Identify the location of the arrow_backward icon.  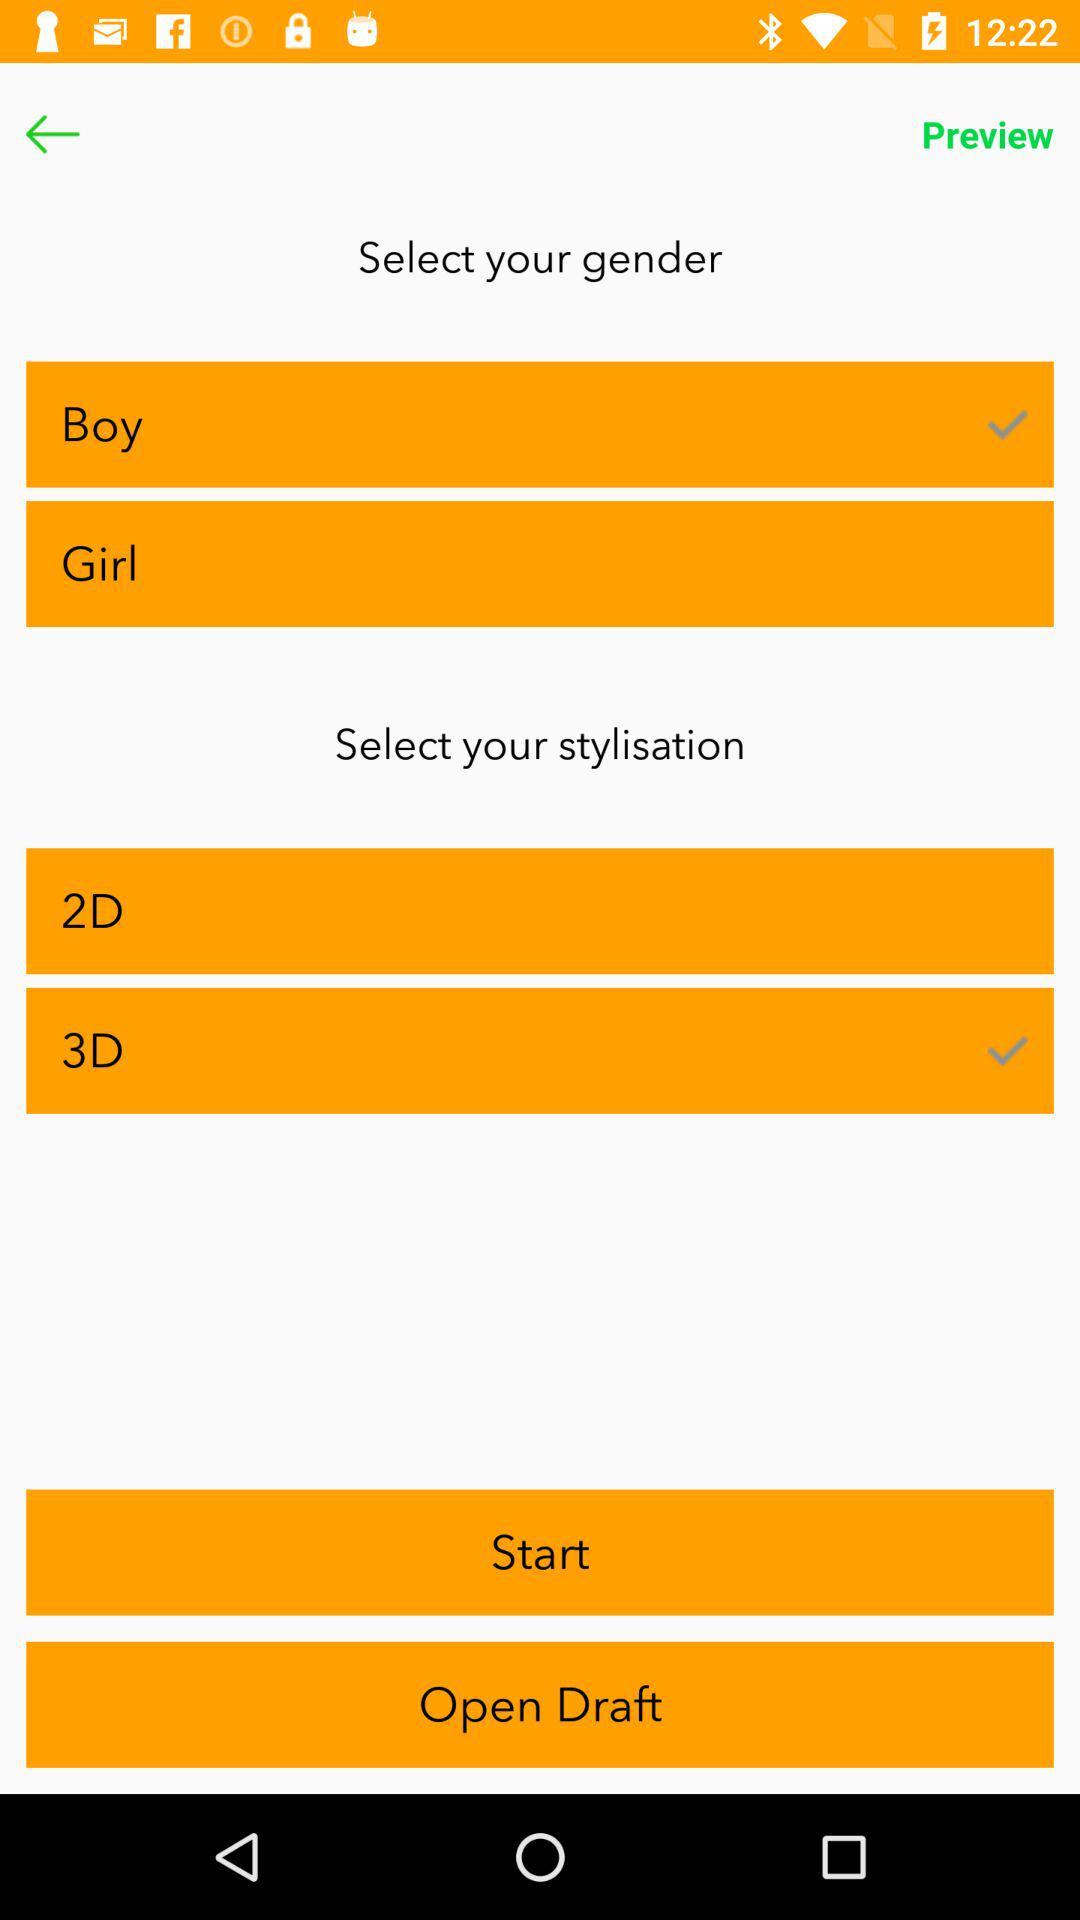
(51, 133).